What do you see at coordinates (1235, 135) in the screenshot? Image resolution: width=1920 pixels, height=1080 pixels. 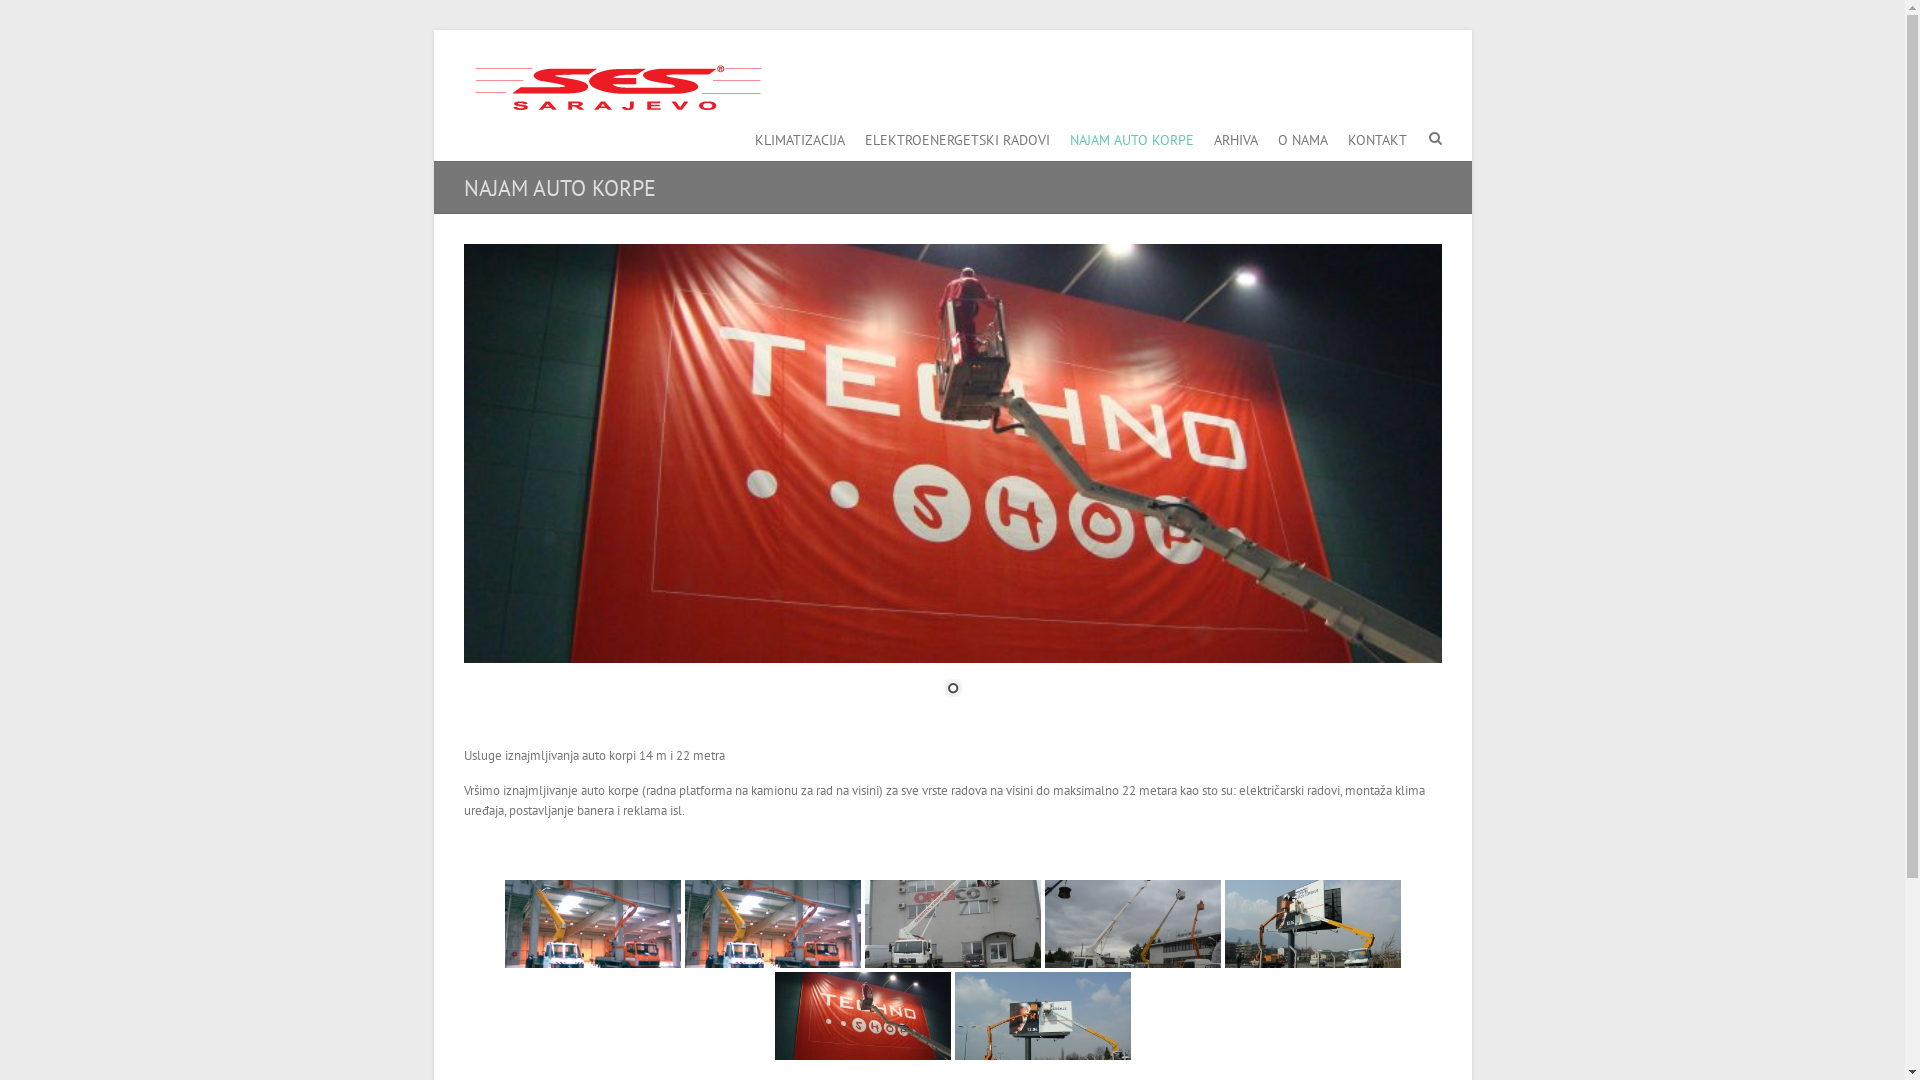 I see `'ARHIVA'` at bounding box center [1235, 135].